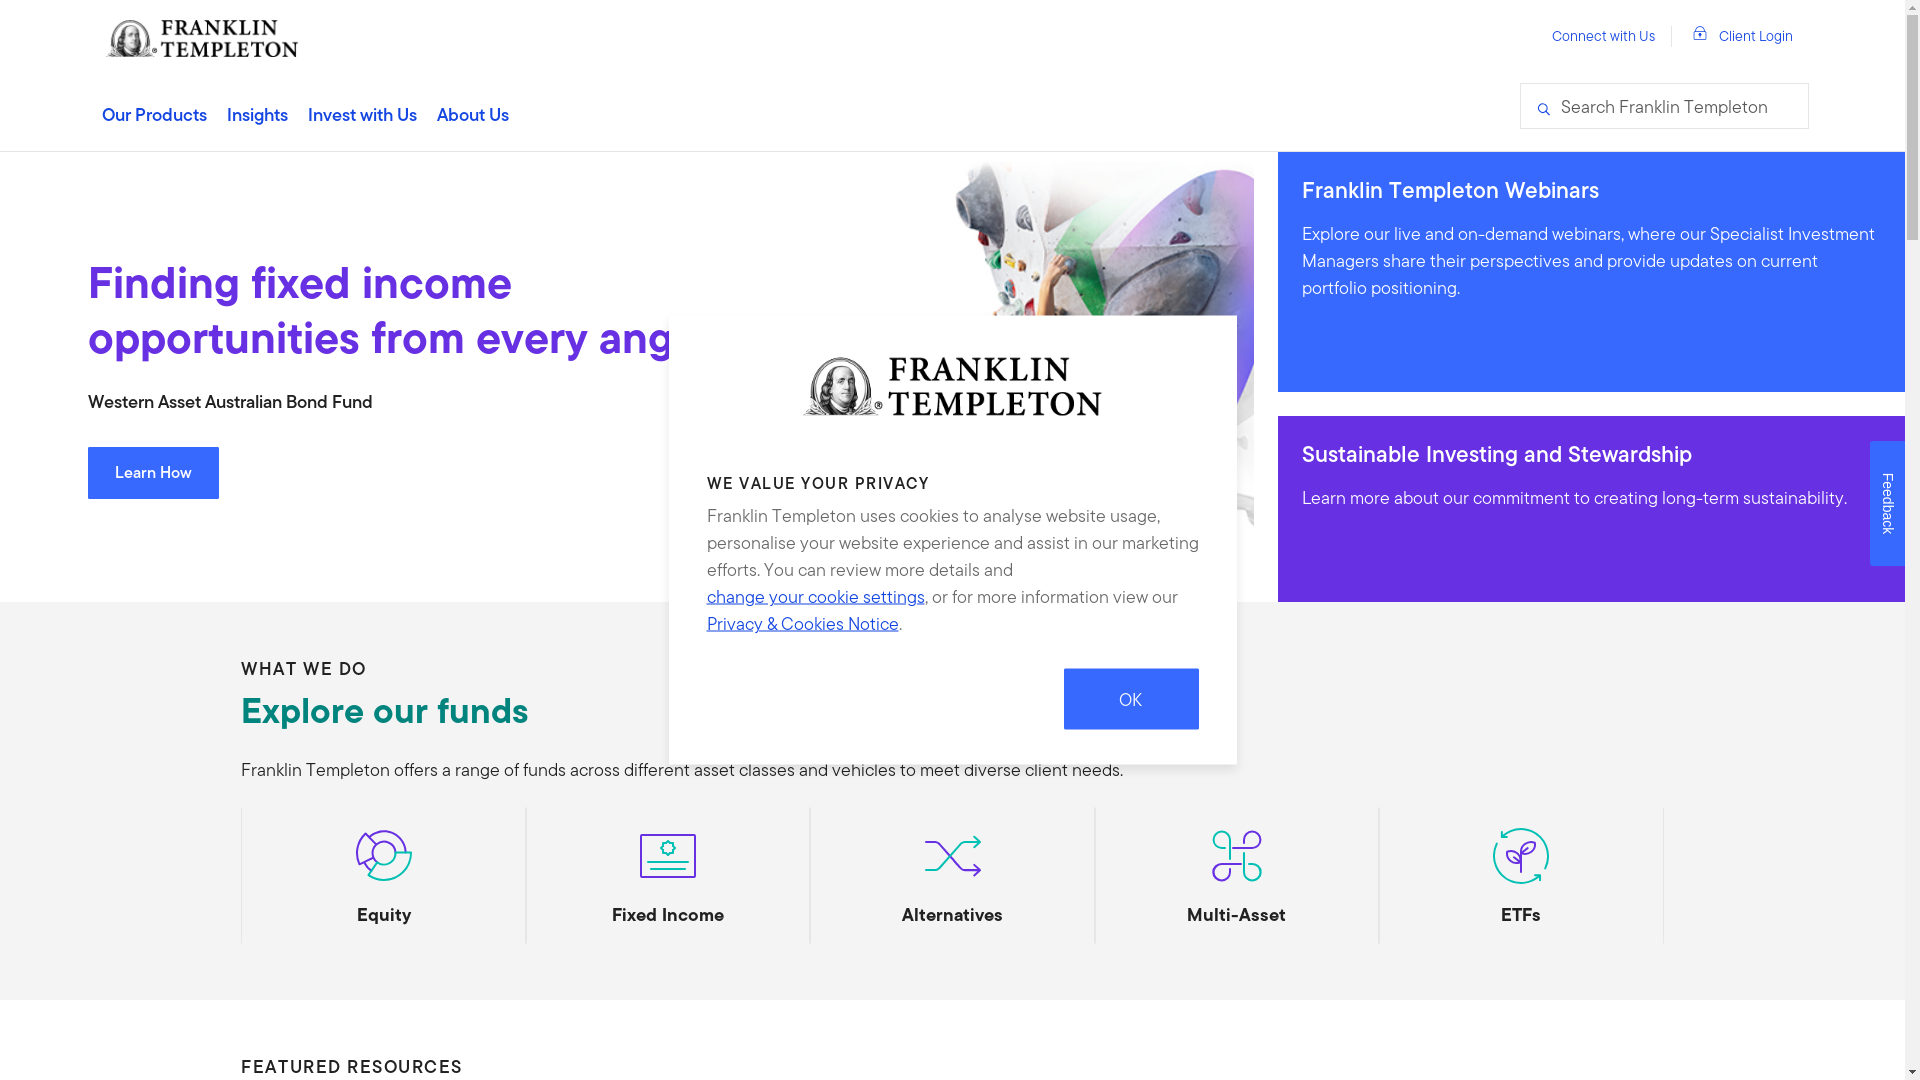  Describe the element at coordinates (705, 594) in the screenshot. I see `'change your cookie settings'` at that location.